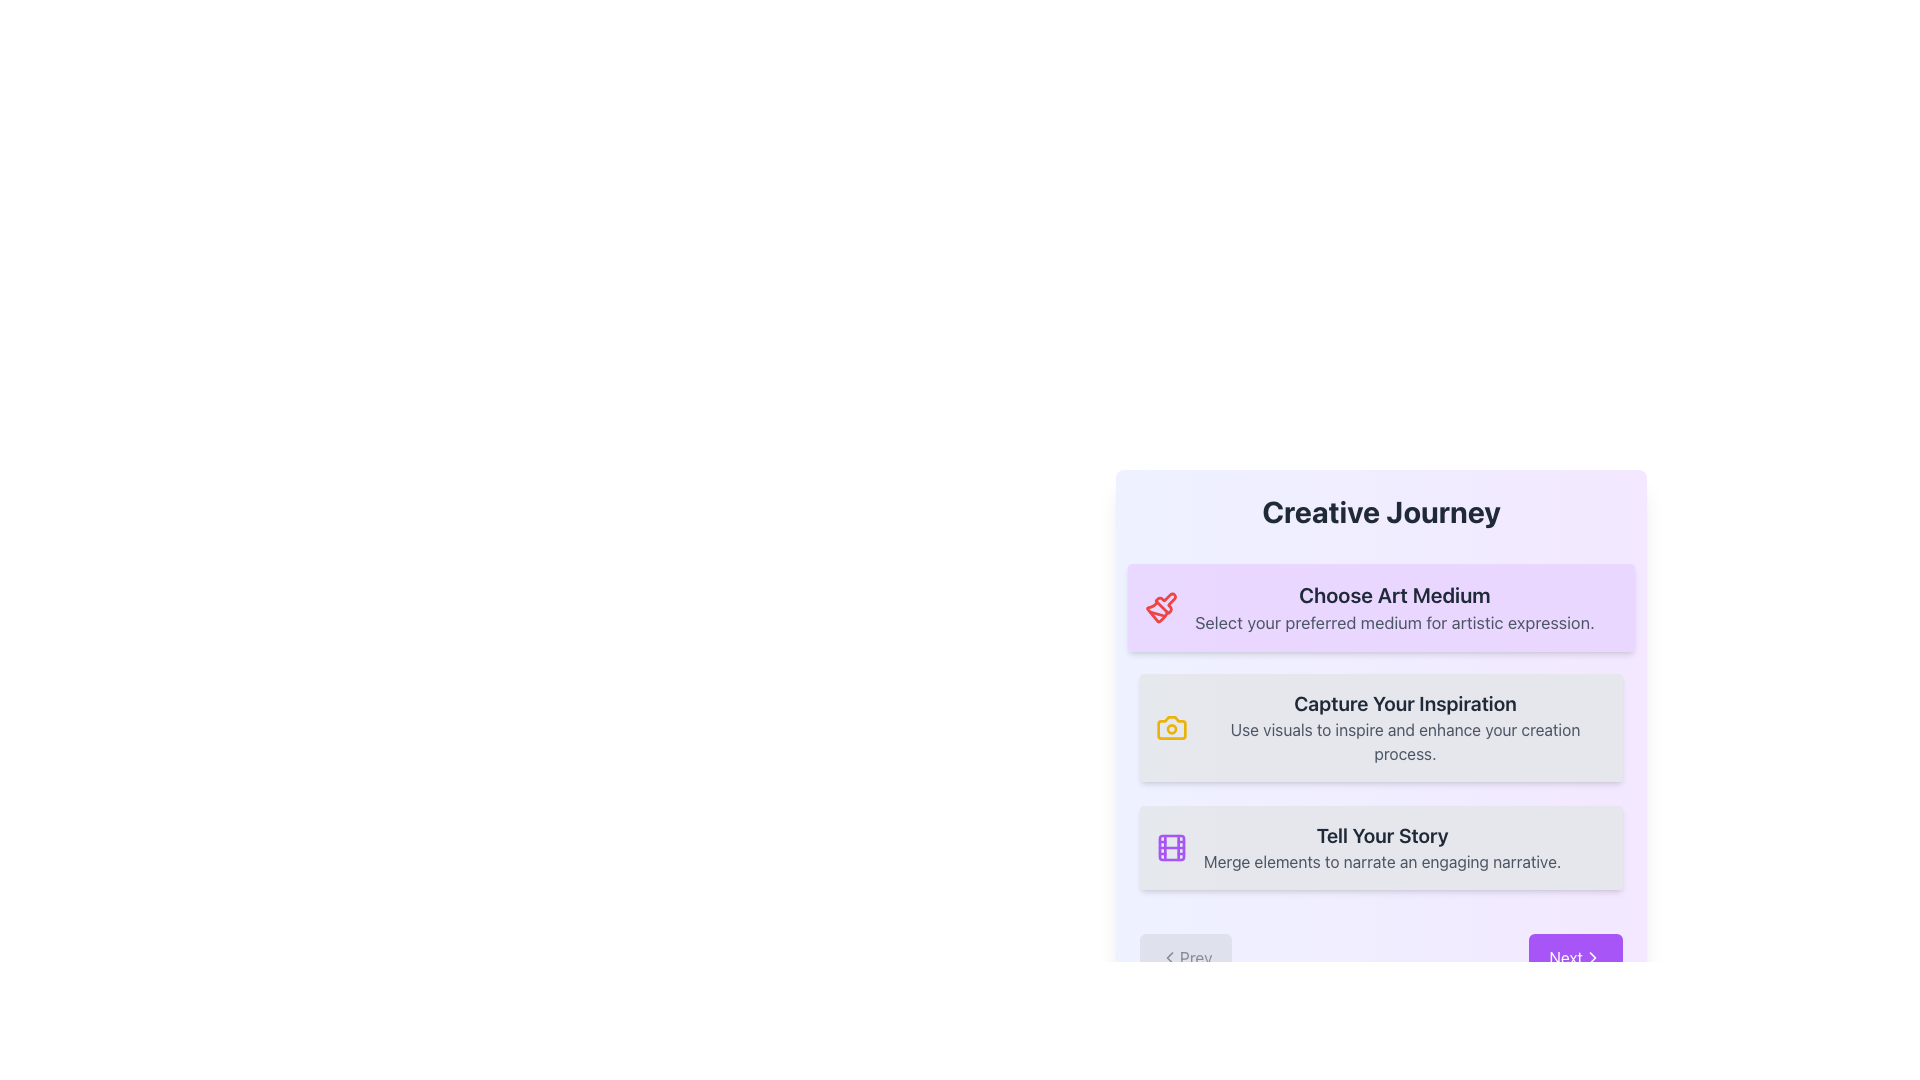 The width and height of the screenshot is (1920, 1080). Describe the element at coordinates (1170, 956) in the screenshot. I see `the left-facing chevron icon located on the left side of the 'Prev' button` at that location.